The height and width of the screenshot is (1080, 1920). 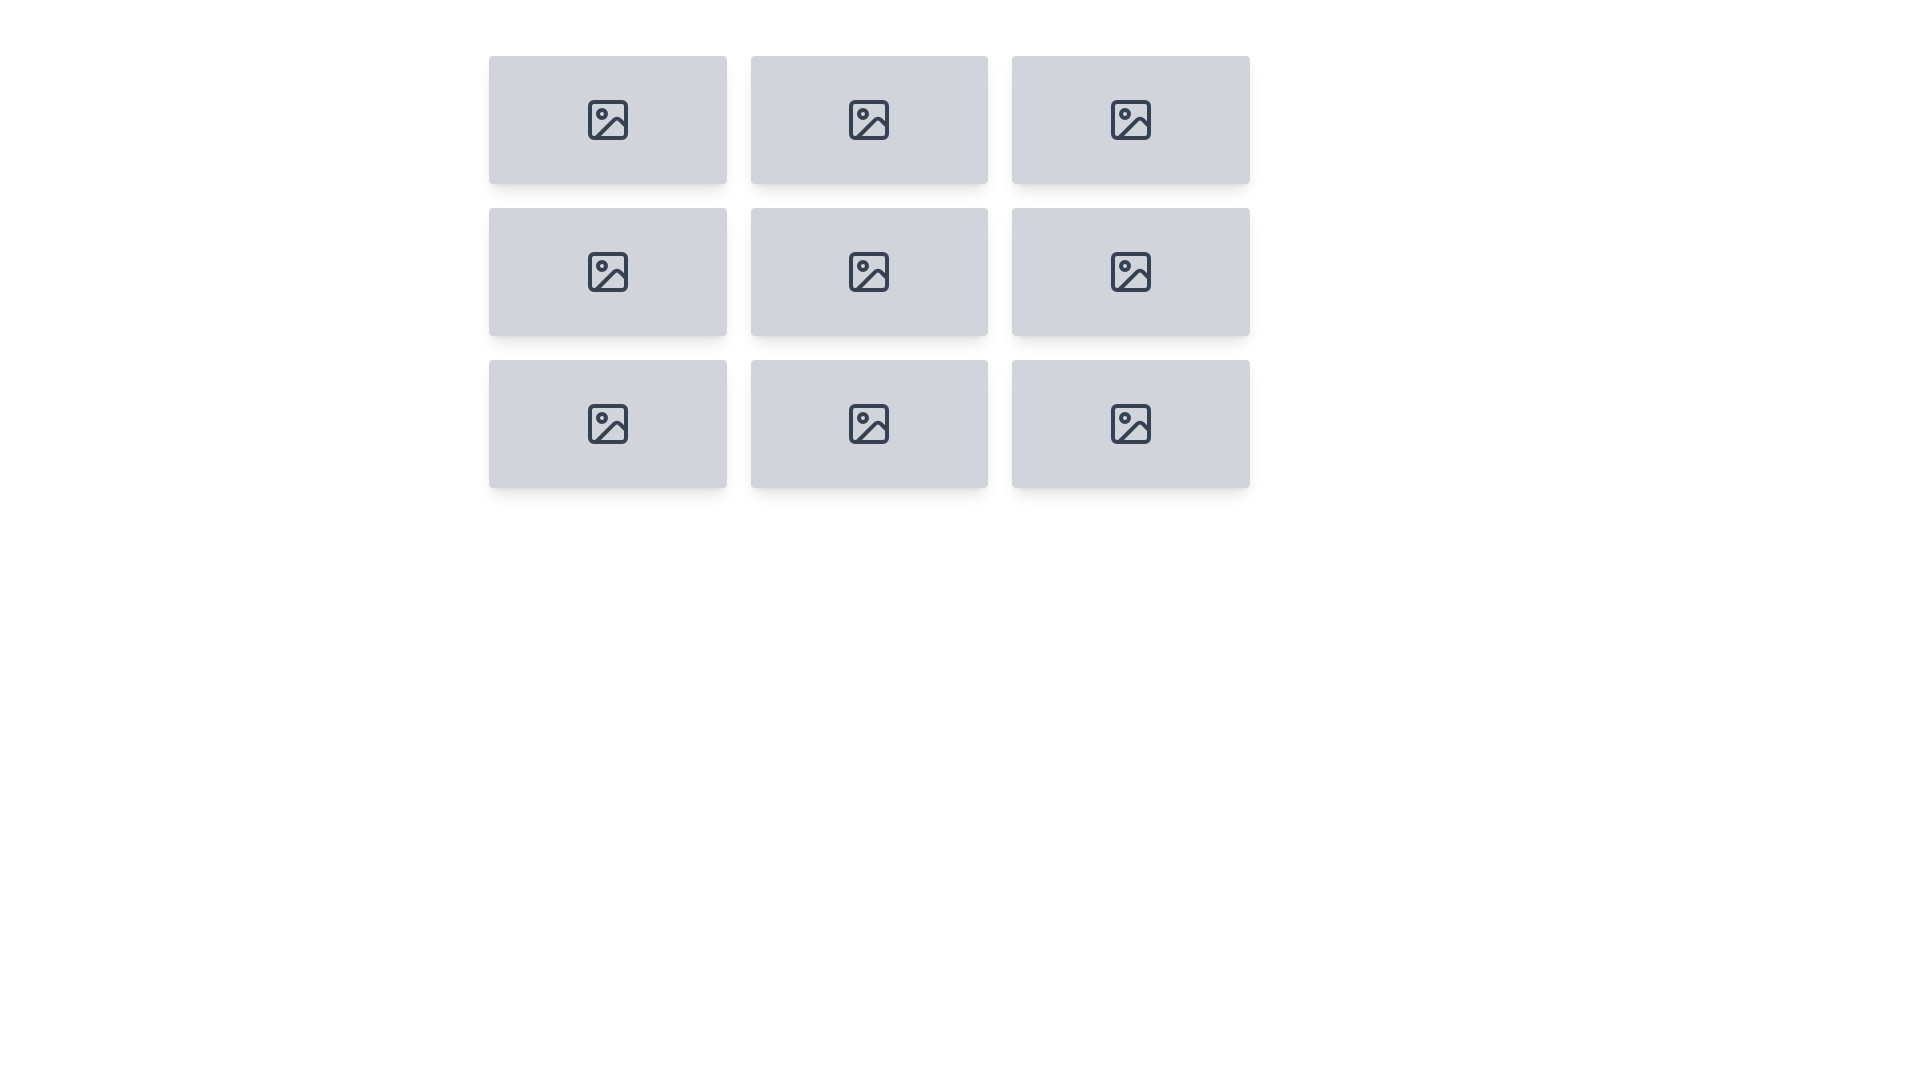 What do you see at coordinates (606, 423) in the screenshot?
I see `the non-interactive card located in the bottom-left of a 3x3 grid layout, which is the first item in the third row` at bounding box center [606, 423].